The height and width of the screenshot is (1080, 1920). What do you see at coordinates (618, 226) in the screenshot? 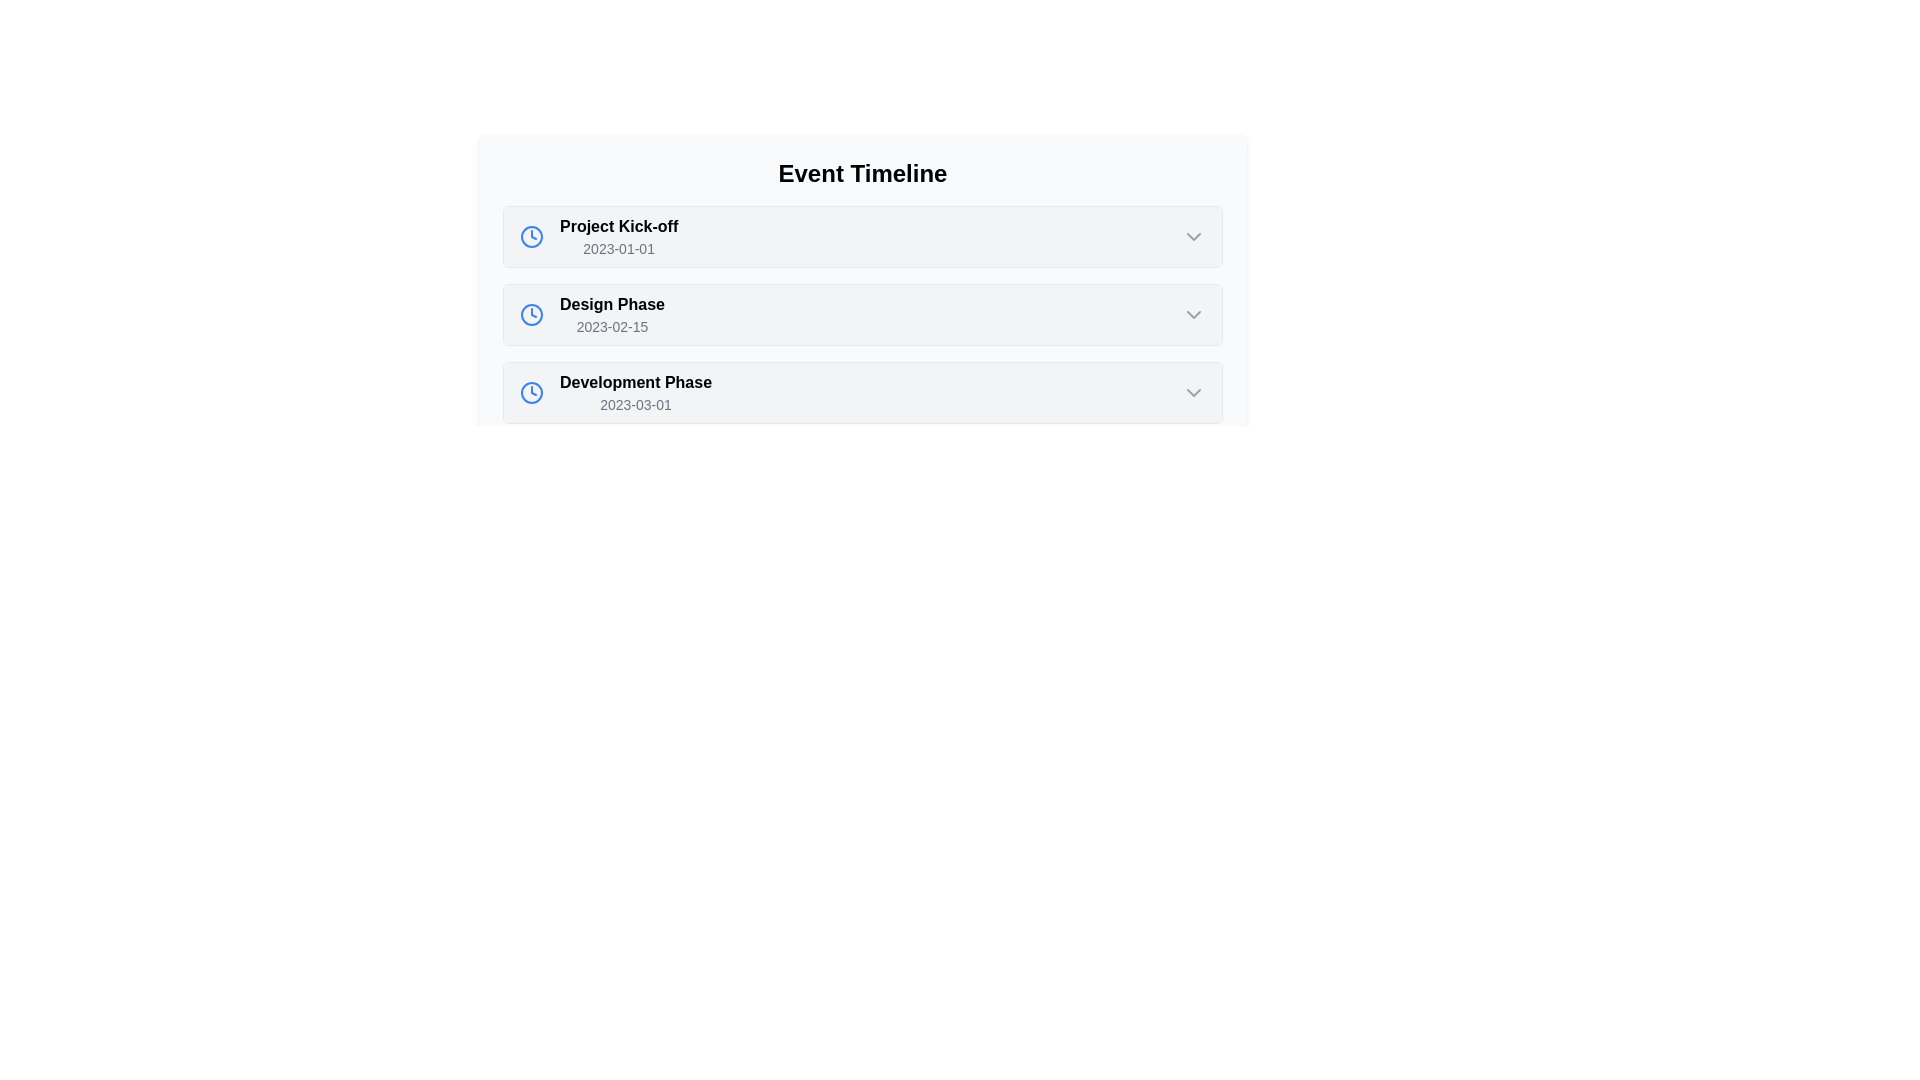
I see `the text label displaying 'Project Kick-off' that is located above the date '2023-01-01' in the 'Event Timeline' section` at bounding box center [618, 226].